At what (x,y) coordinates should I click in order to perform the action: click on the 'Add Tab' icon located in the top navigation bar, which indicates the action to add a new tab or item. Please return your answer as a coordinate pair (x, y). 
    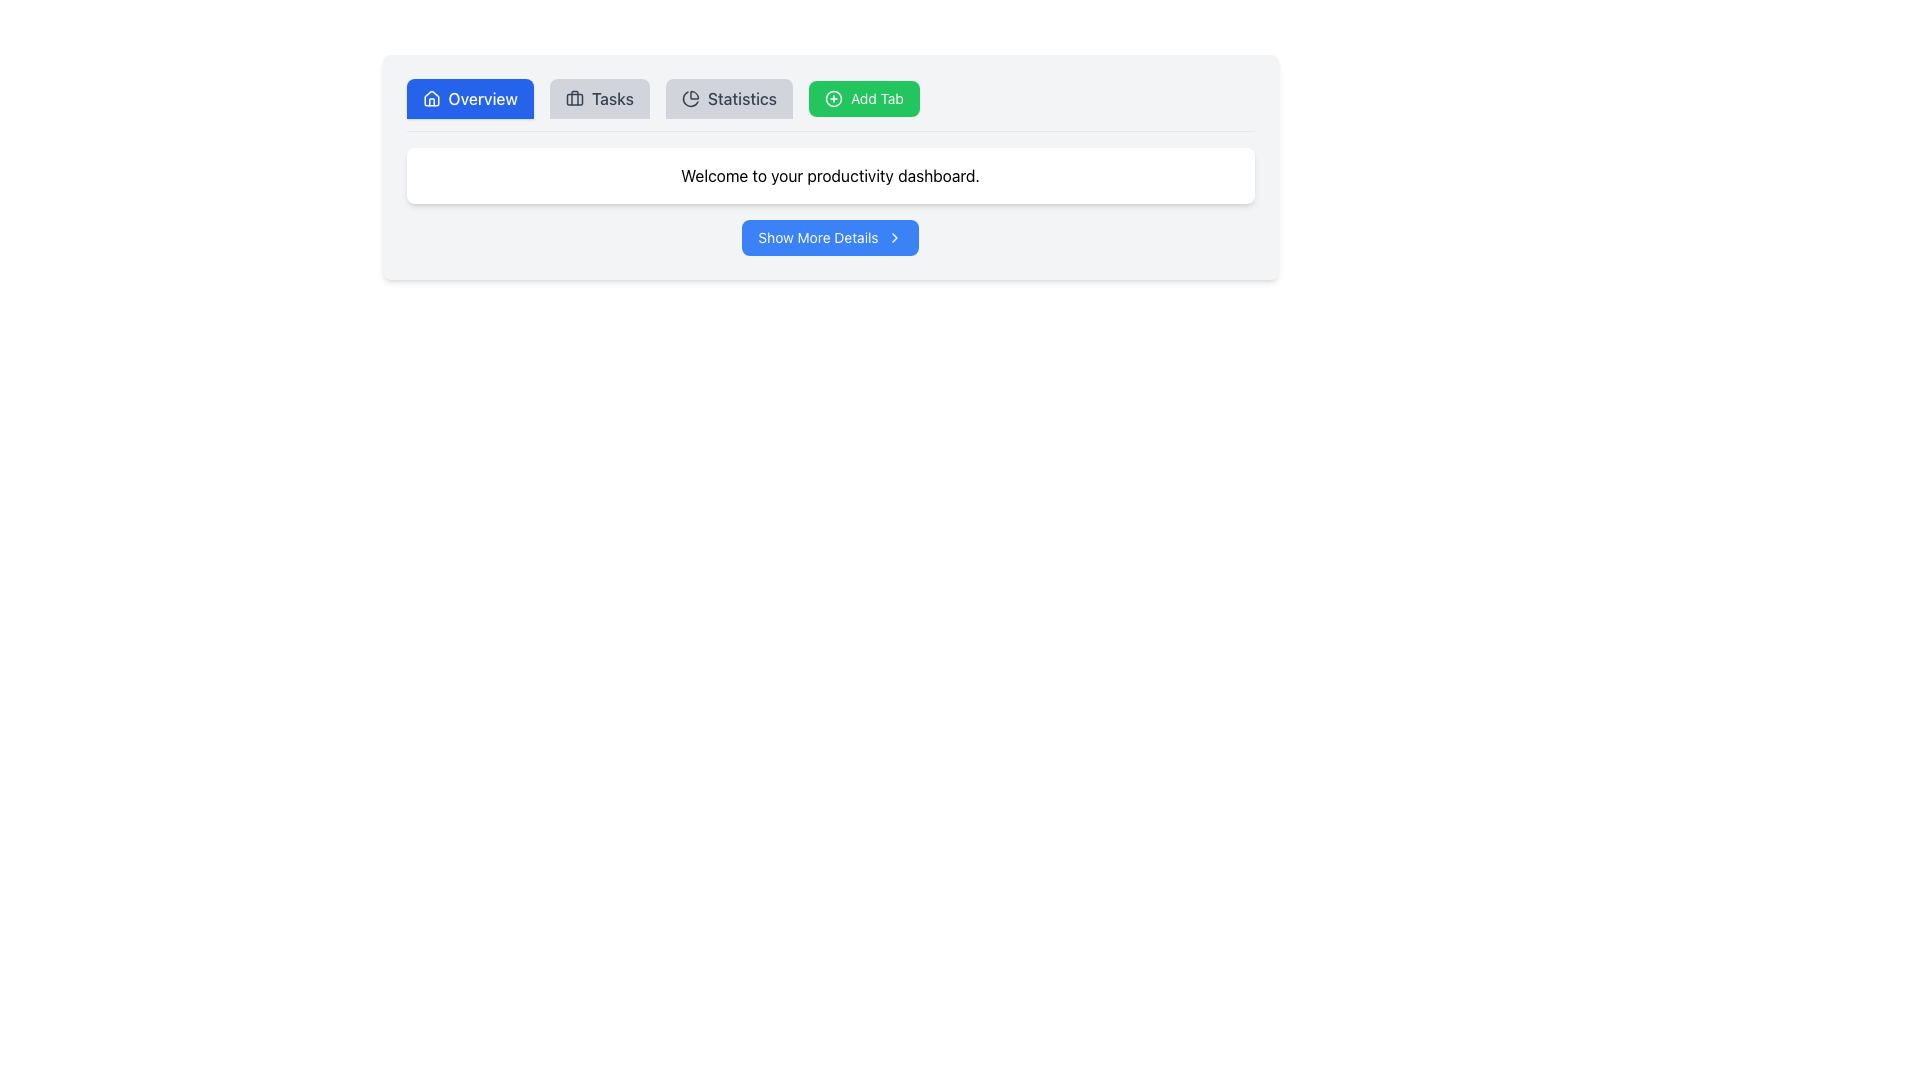
    Looking at the image, I should click on (834, 99).